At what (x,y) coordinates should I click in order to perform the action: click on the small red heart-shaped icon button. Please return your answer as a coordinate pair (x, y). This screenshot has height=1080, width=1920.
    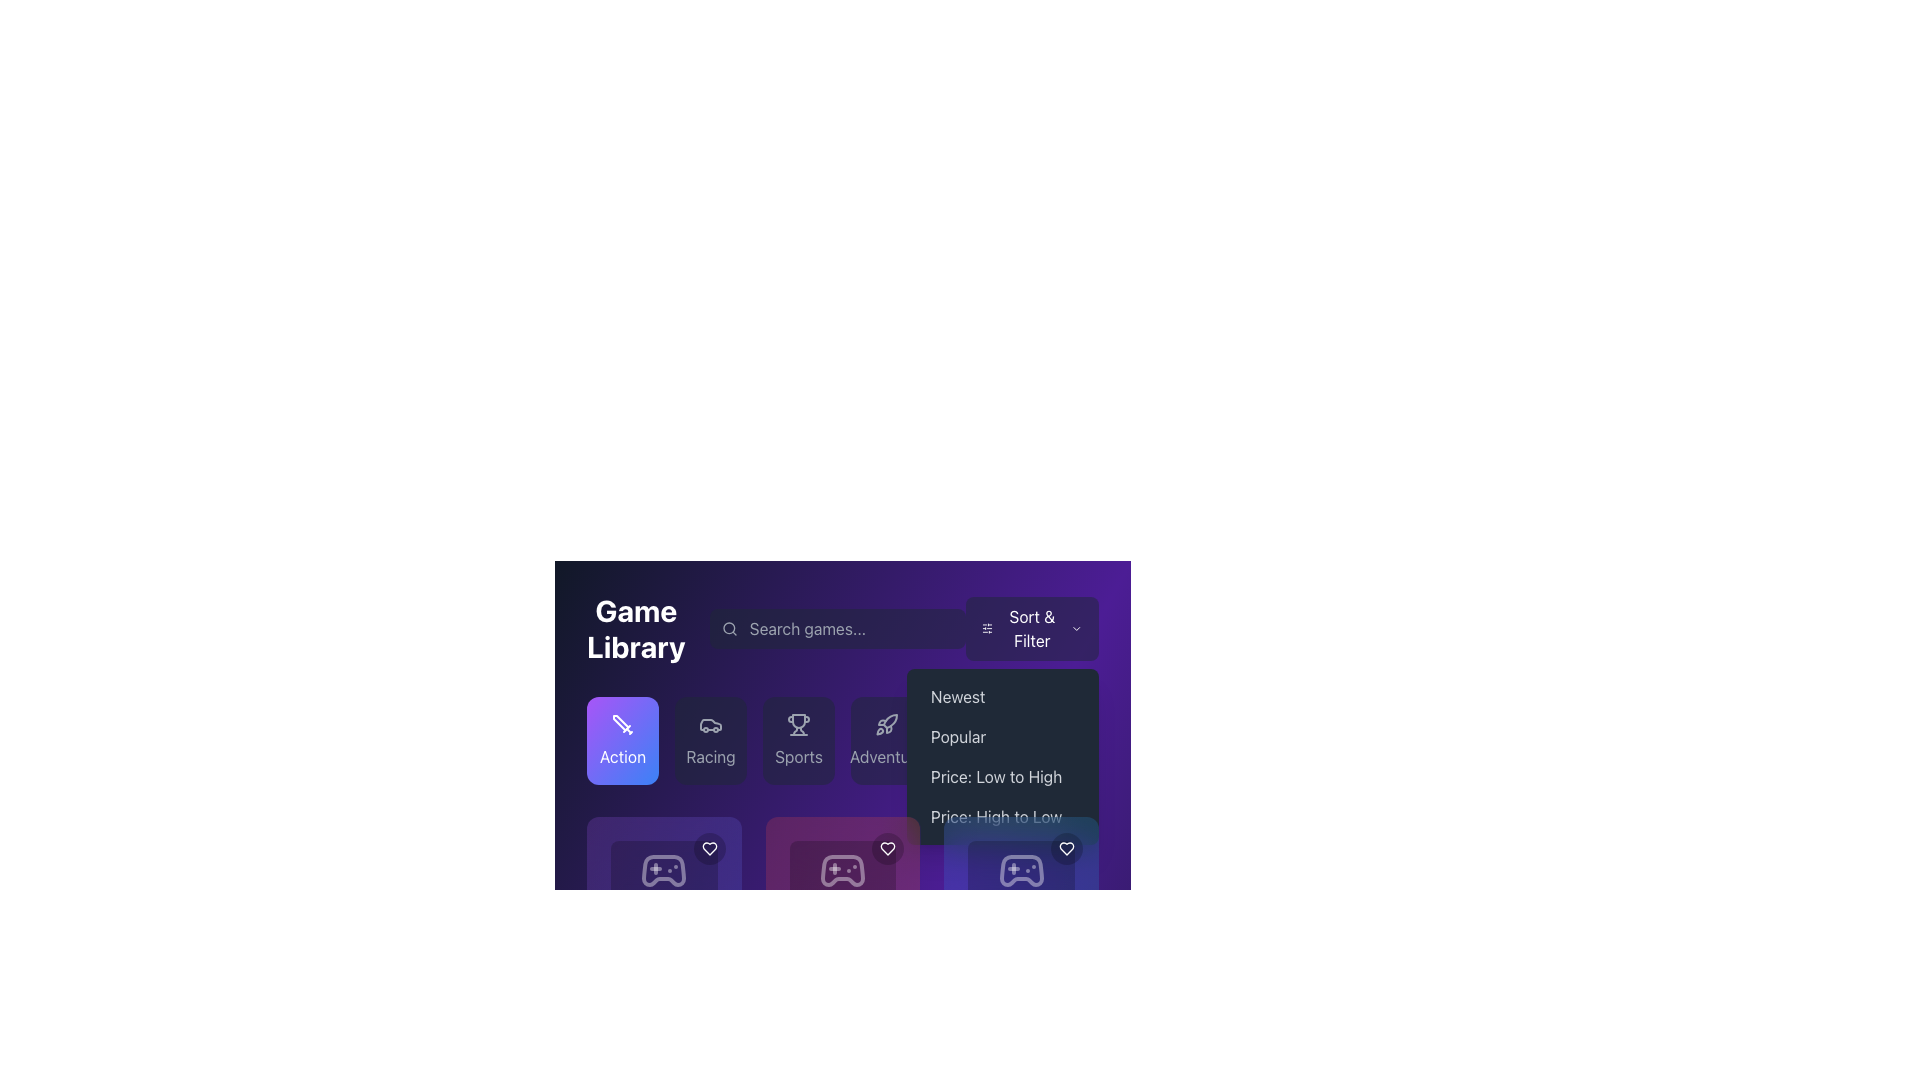
    Looking at the image, I should click on (887, 848).